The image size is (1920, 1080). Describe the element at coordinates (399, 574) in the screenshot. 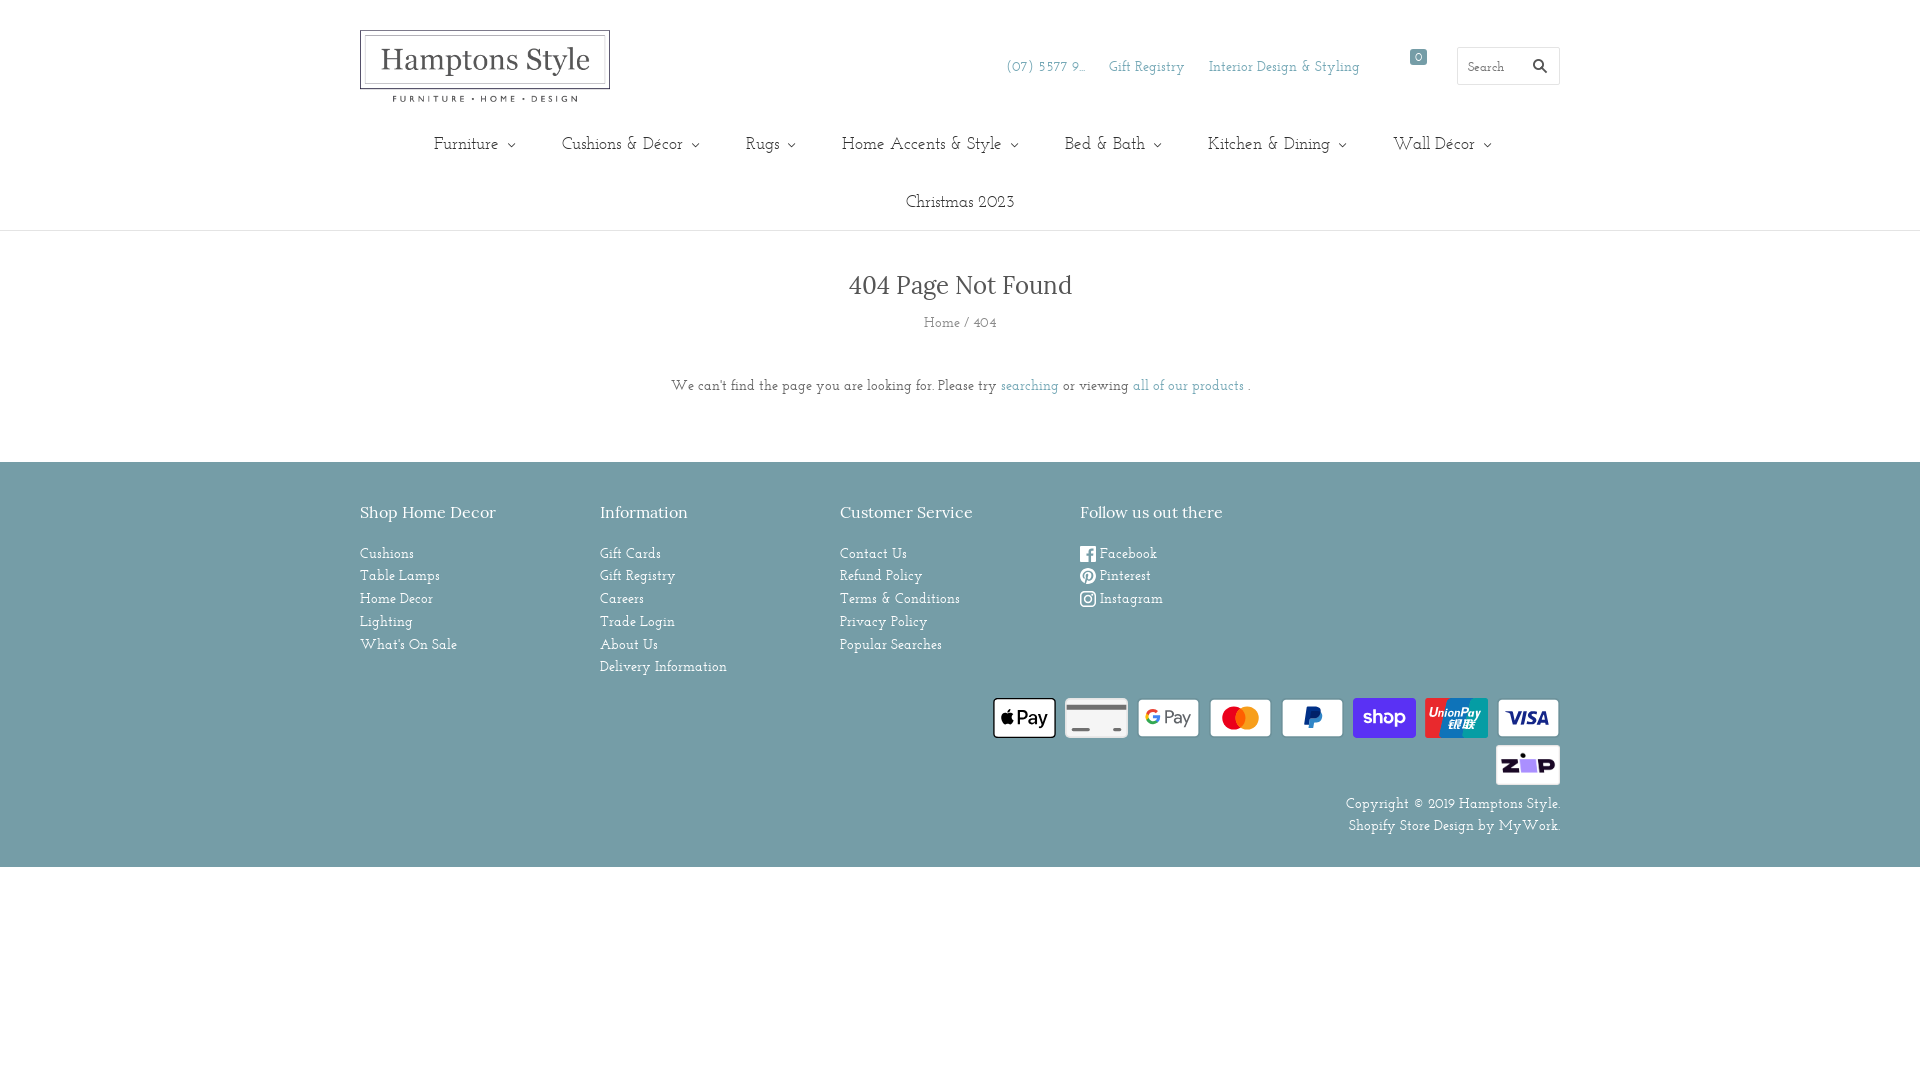

I see `'Table Lamps'` at that location.